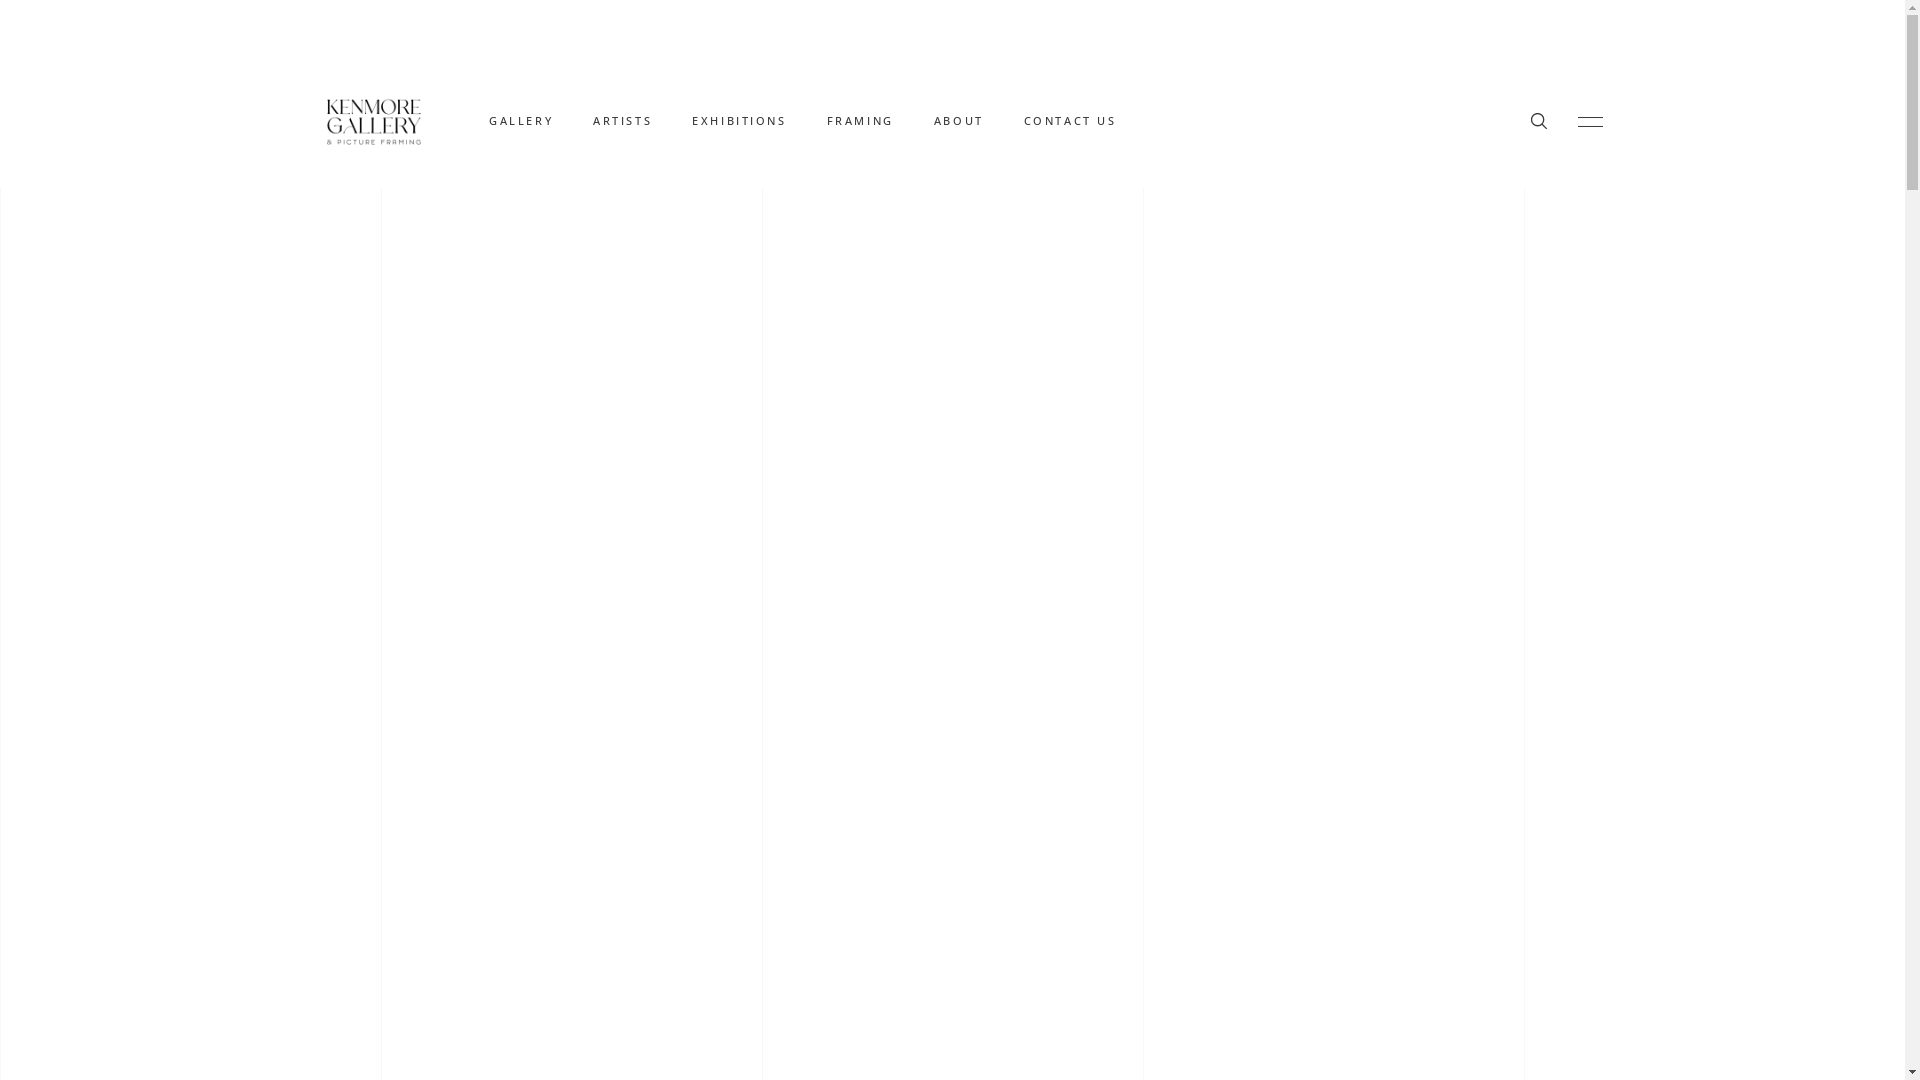 The height and width of the screenshot is (1080, 1920). Describe the element at coordinates (738, 120) in the screenshot. I see `'EXHIBITIONS'` at that location.